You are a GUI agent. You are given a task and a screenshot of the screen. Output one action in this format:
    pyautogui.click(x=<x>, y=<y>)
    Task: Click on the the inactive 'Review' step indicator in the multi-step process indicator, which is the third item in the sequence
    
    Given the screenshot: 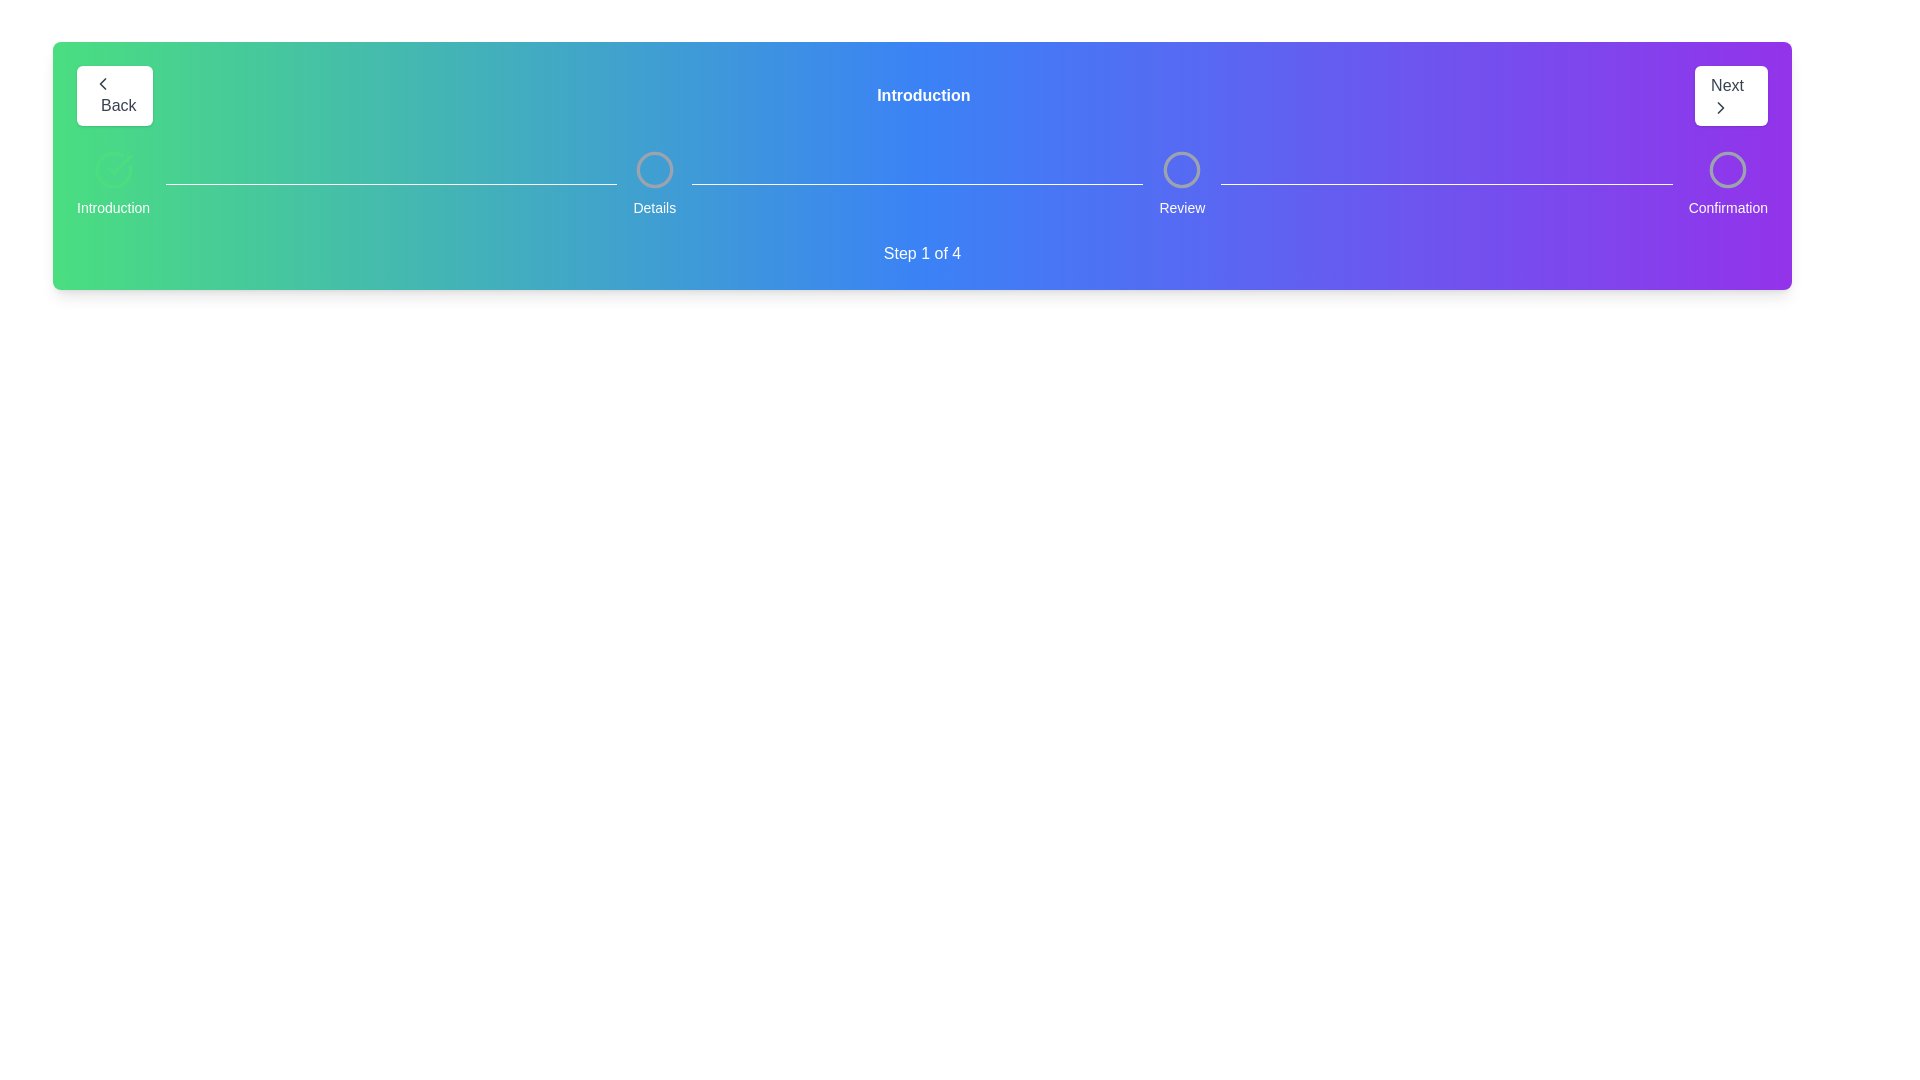 What is the action you would take?
    pyautogui.click(x=1182, y=184)
    